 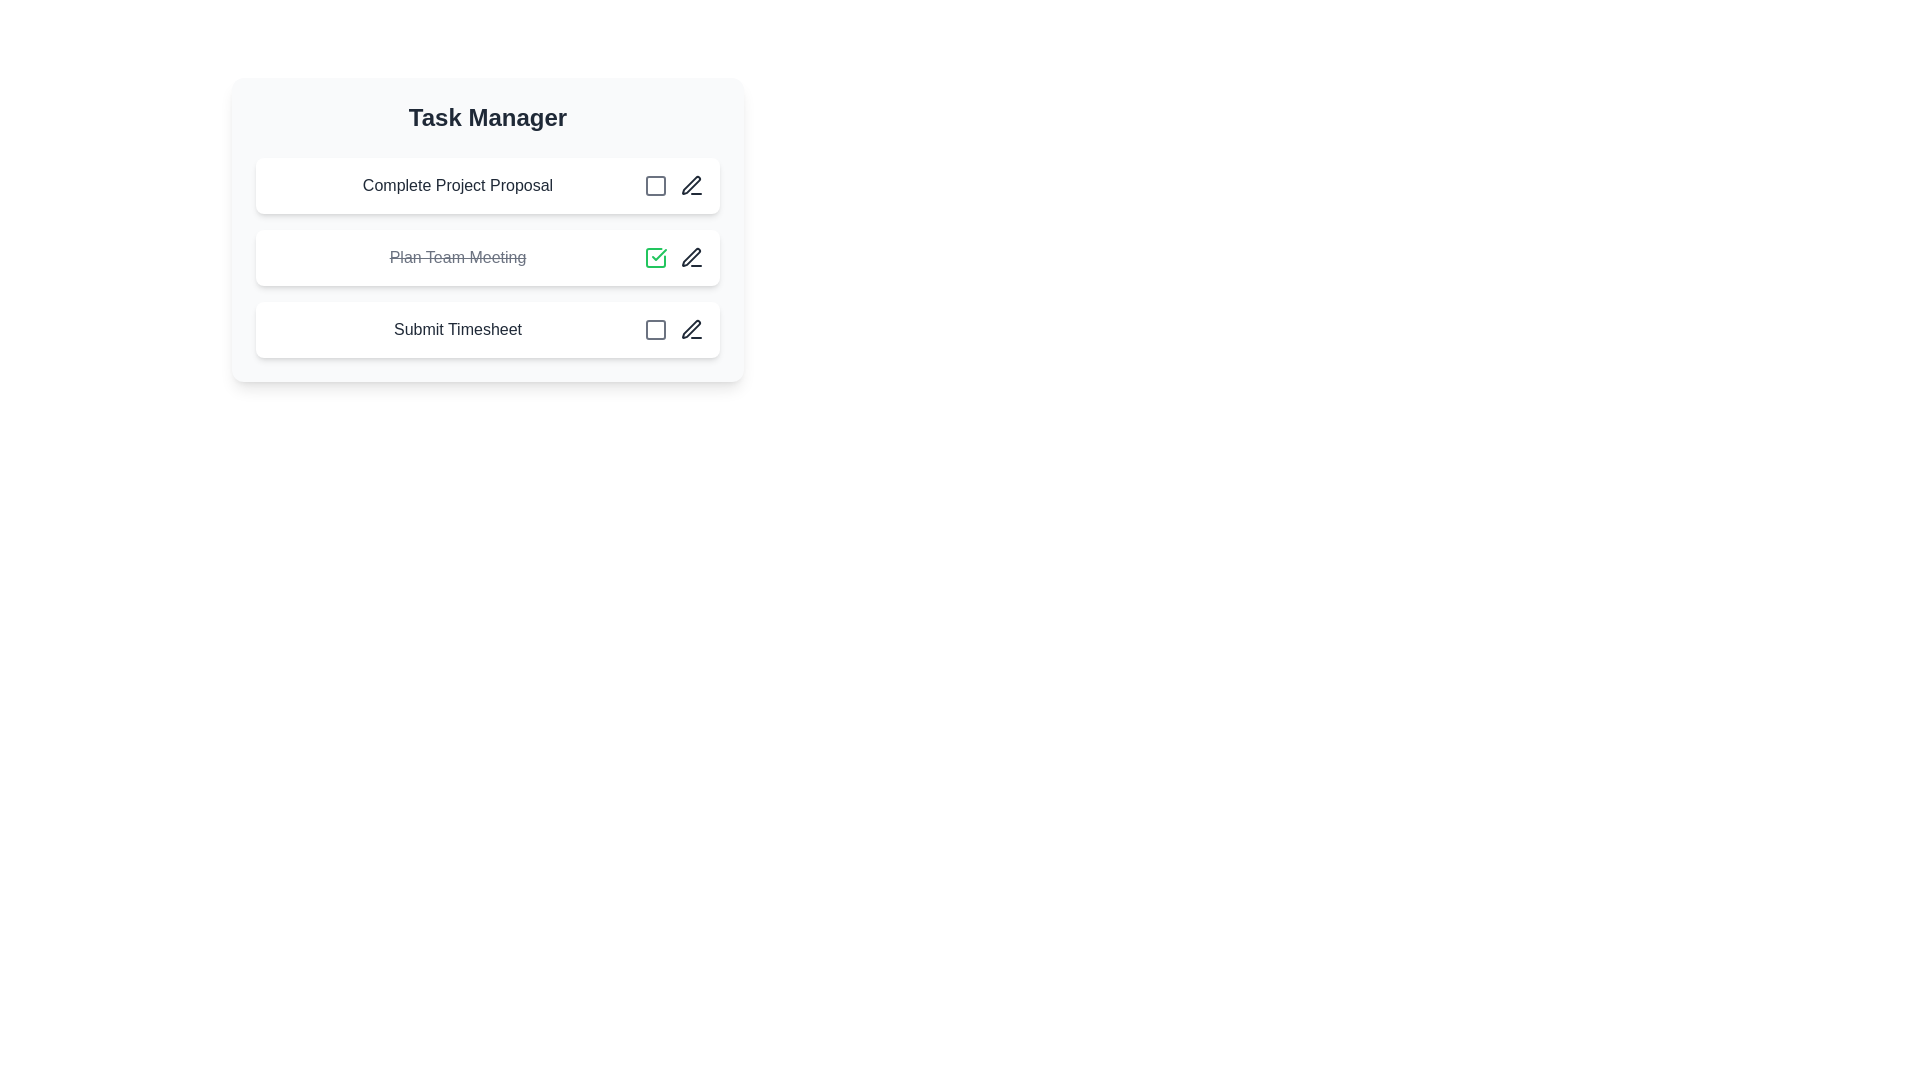 I want to click on the smaller square icon located within the 'Submit Timesheet' task row on the right-hand side, so click(x=656, y=329).